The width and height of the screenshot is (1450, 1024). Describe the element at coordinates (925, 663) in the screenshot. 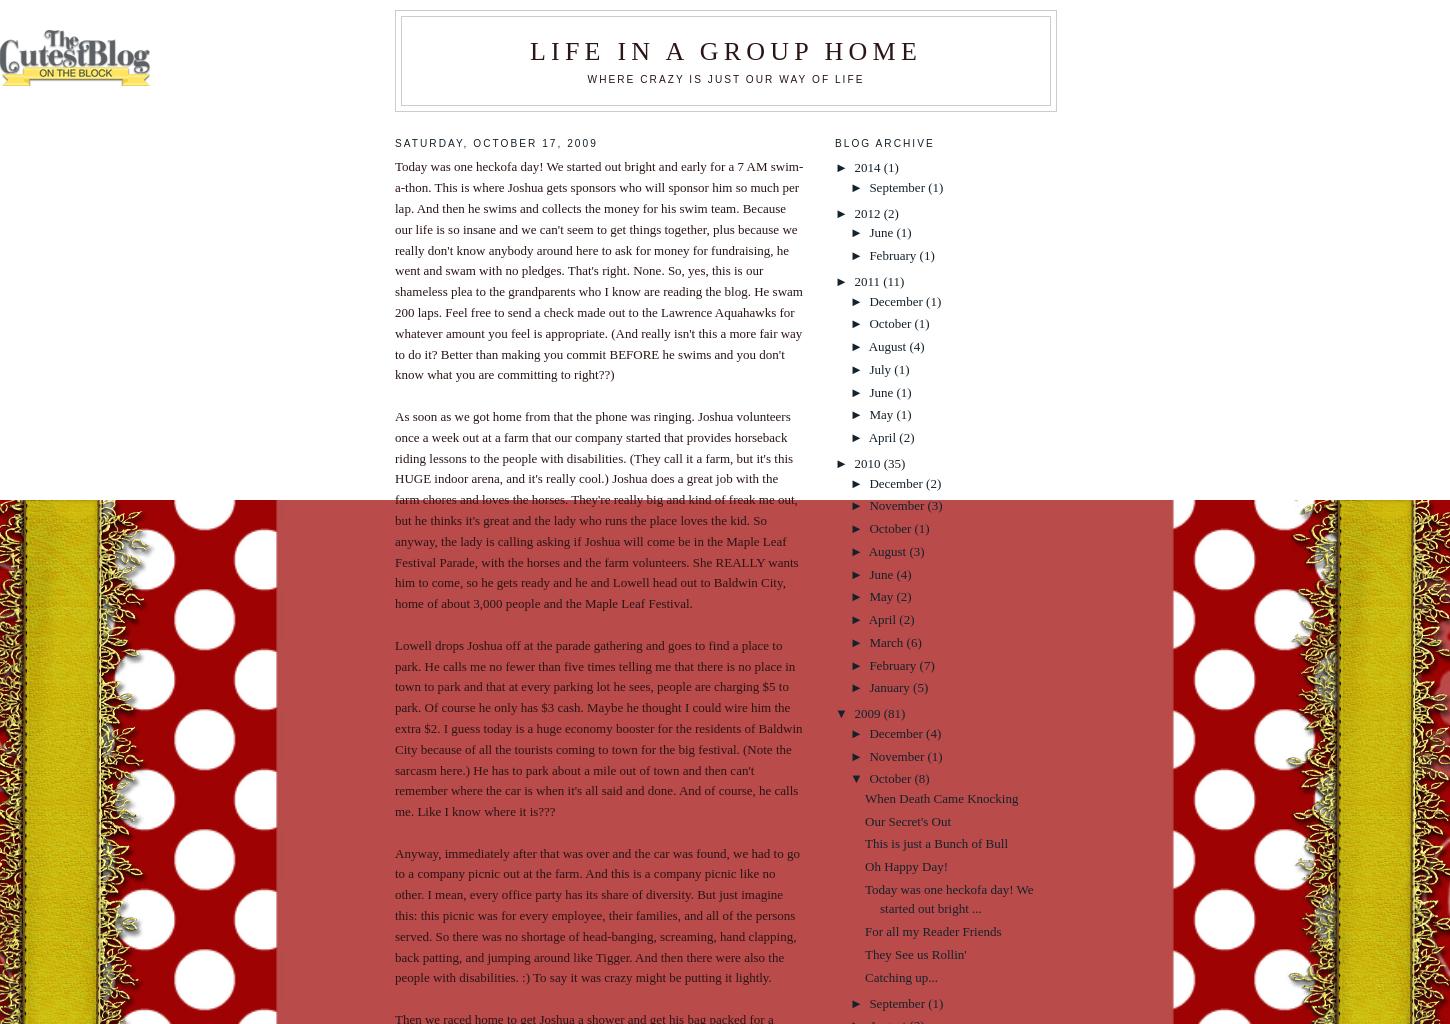

I see `'(7)'` at that location.